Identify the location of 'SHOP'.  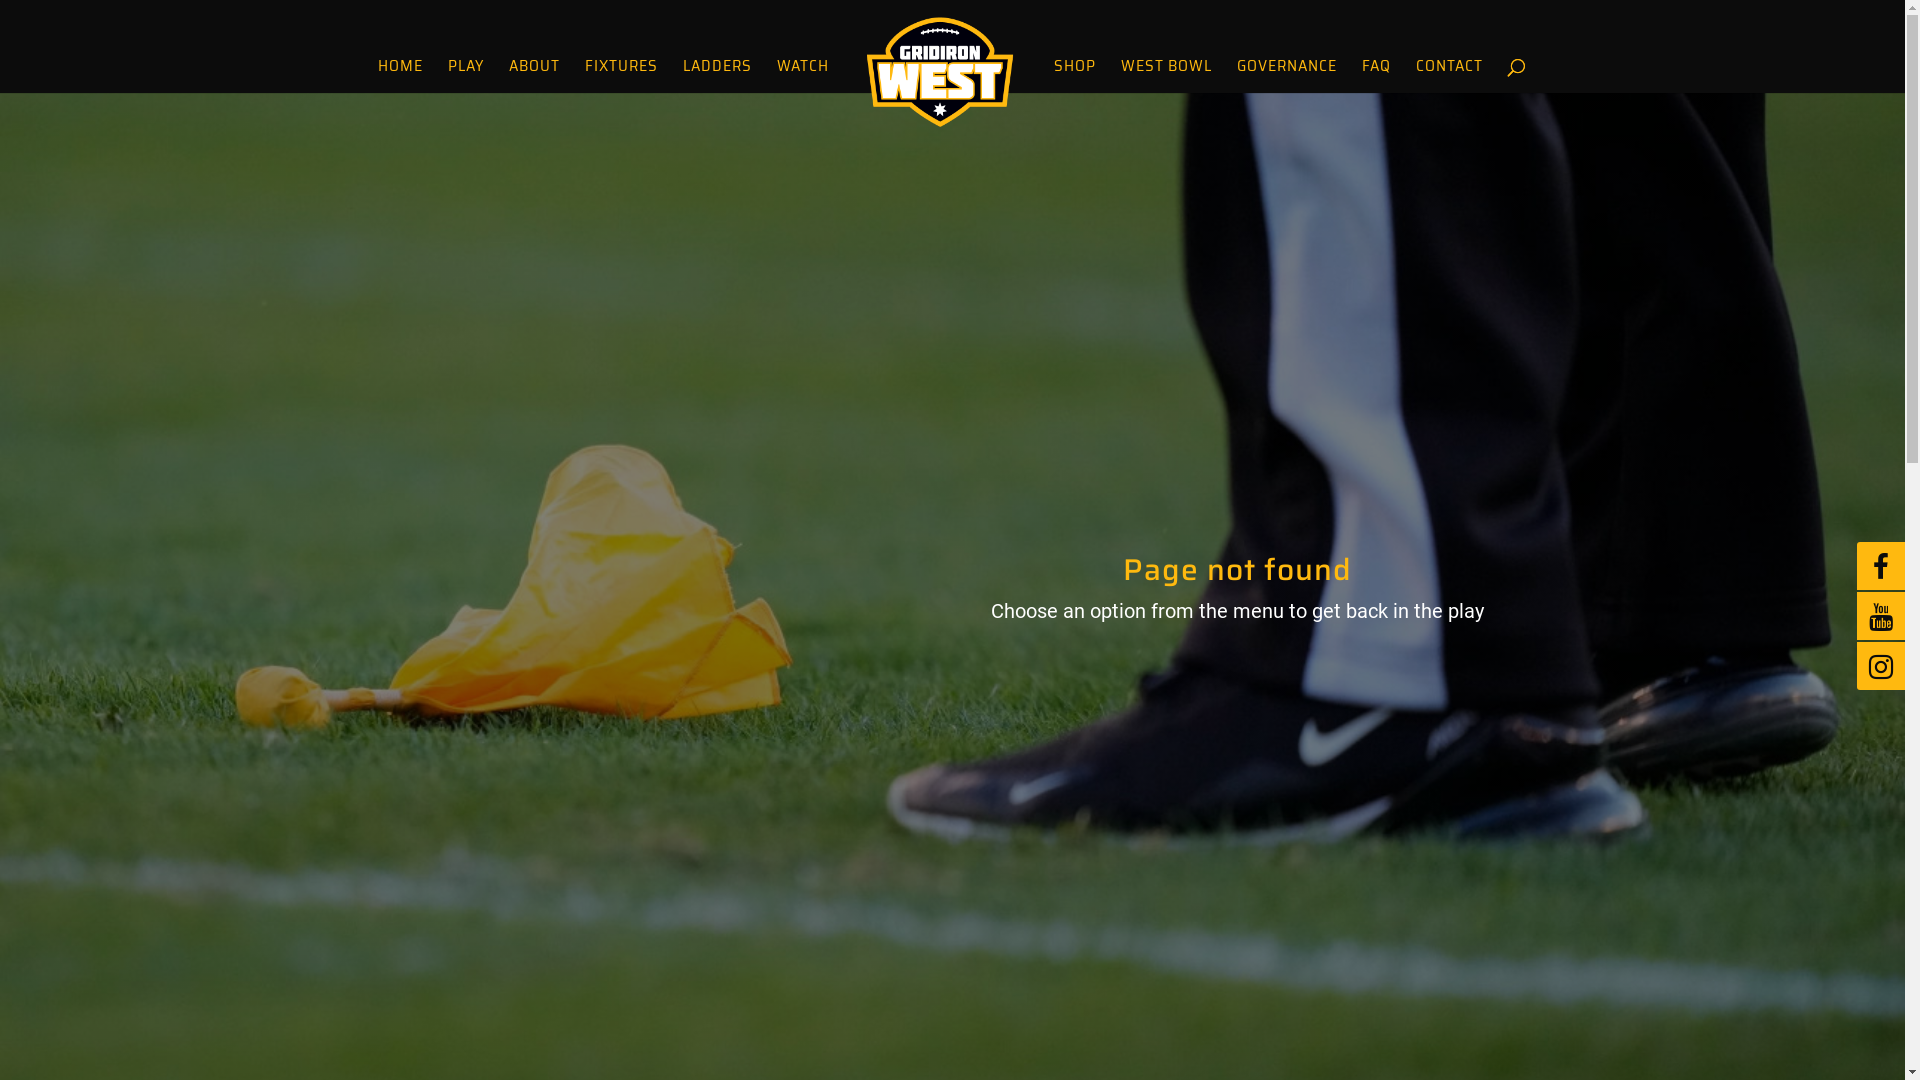
(1053, 75).